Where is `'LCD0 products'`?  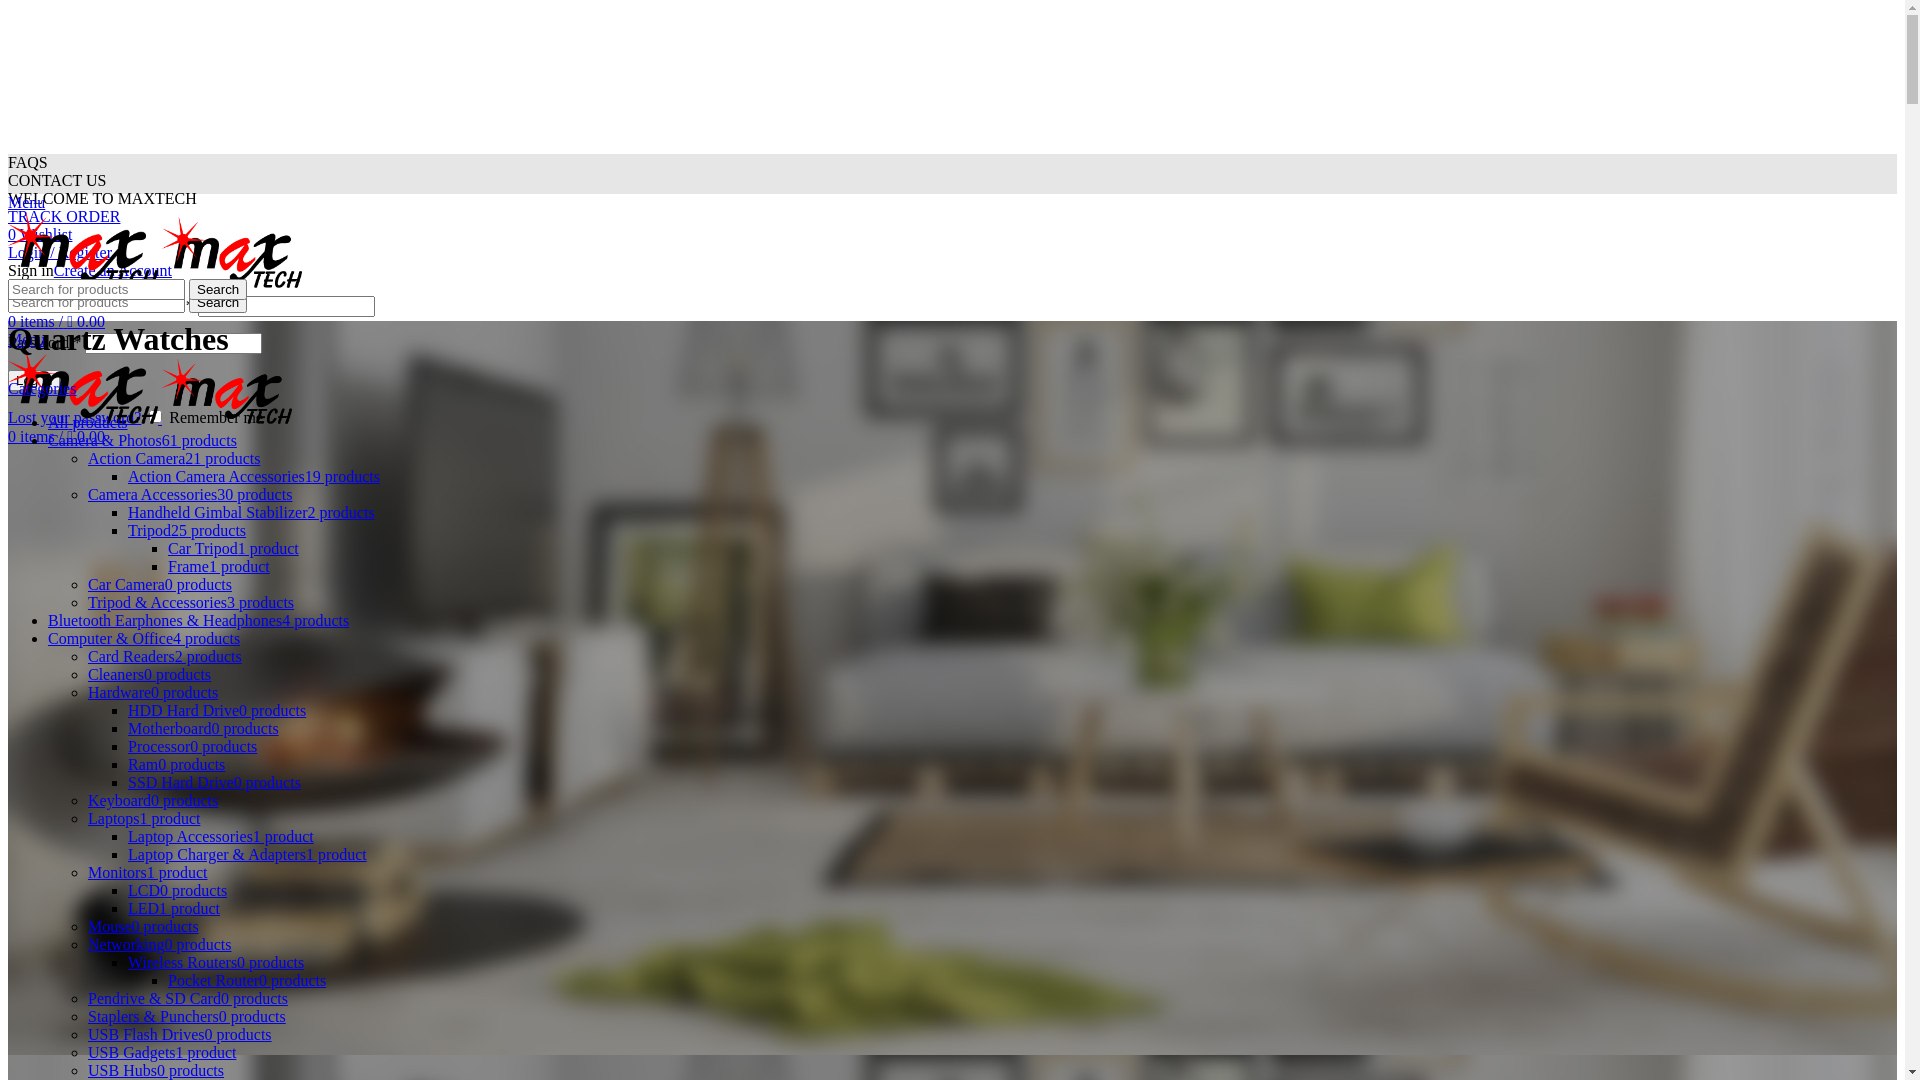
'LCD0 products' is located at coordinates (177, 889).